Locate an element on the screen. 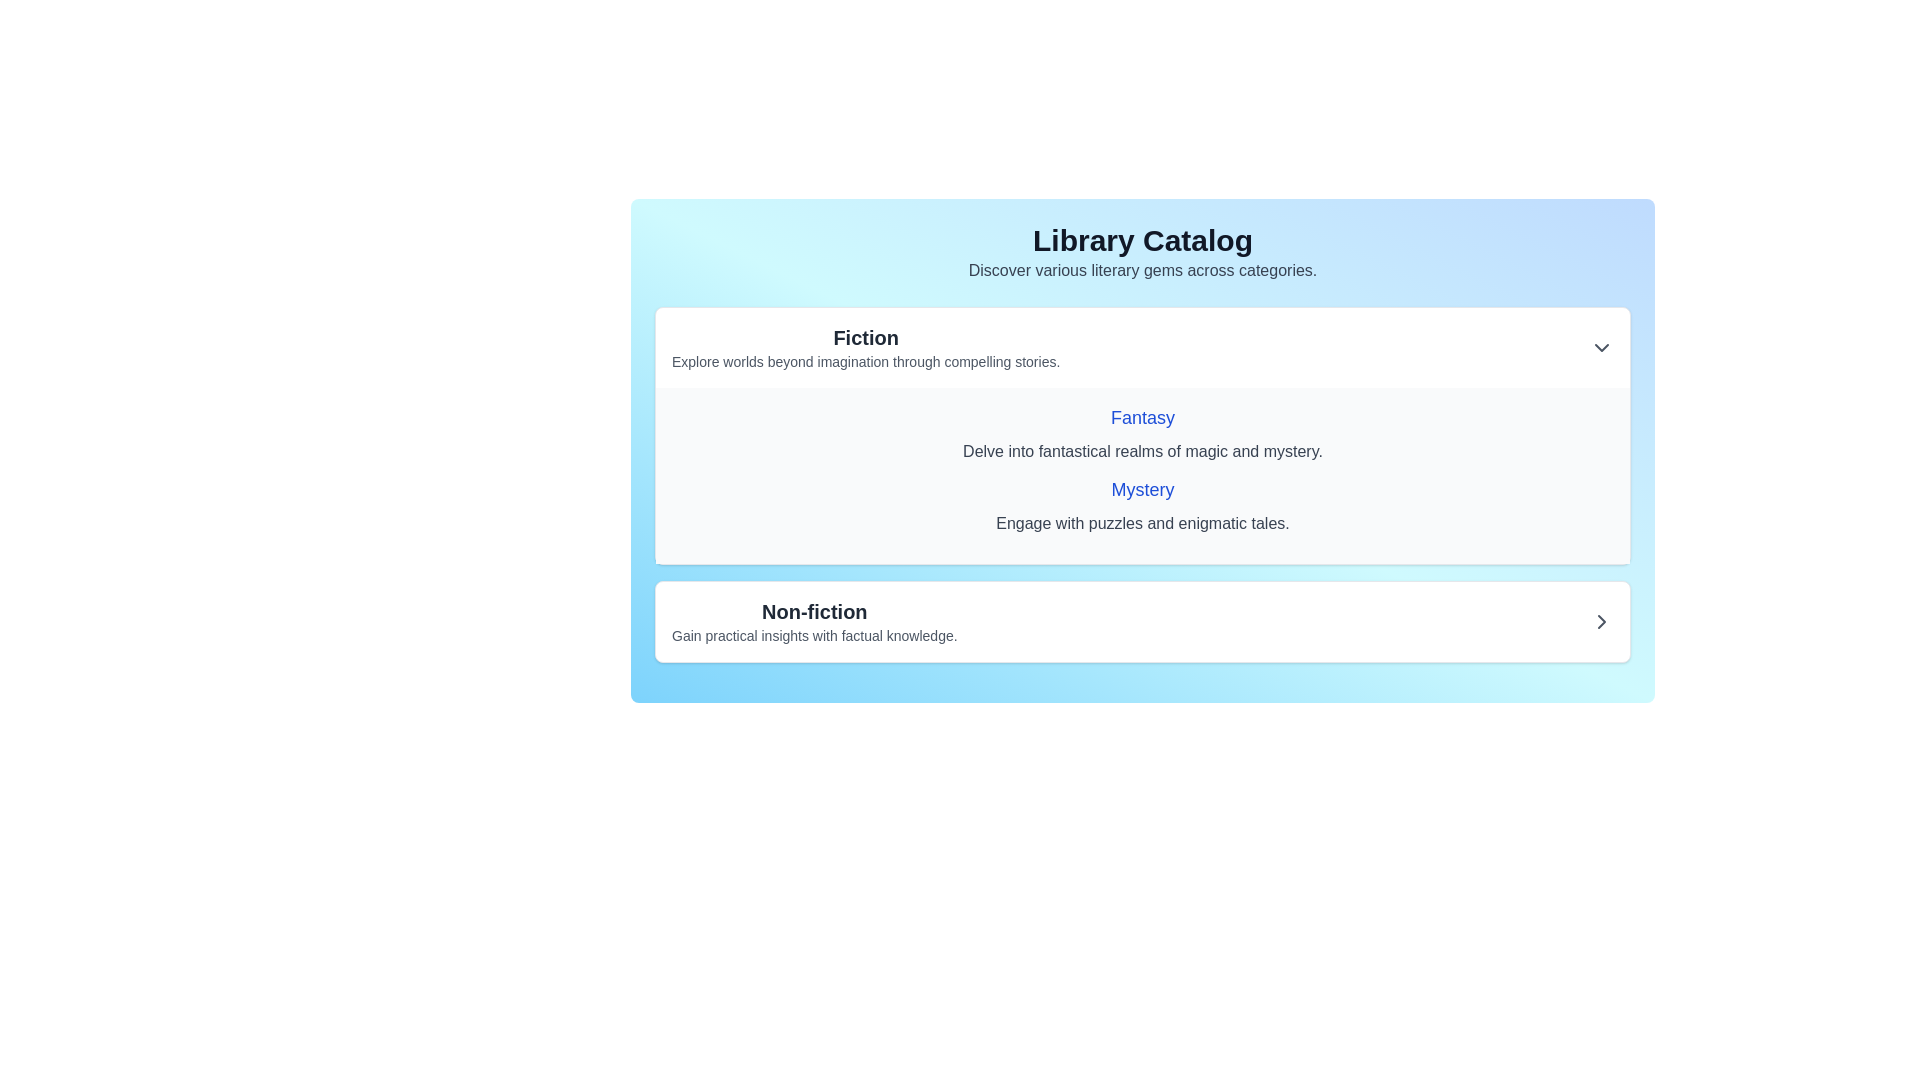 This screenshot has height=1080, width=1920. the 'Non-fiction' list item in the library catalog is located at coordinates (1142, 620).